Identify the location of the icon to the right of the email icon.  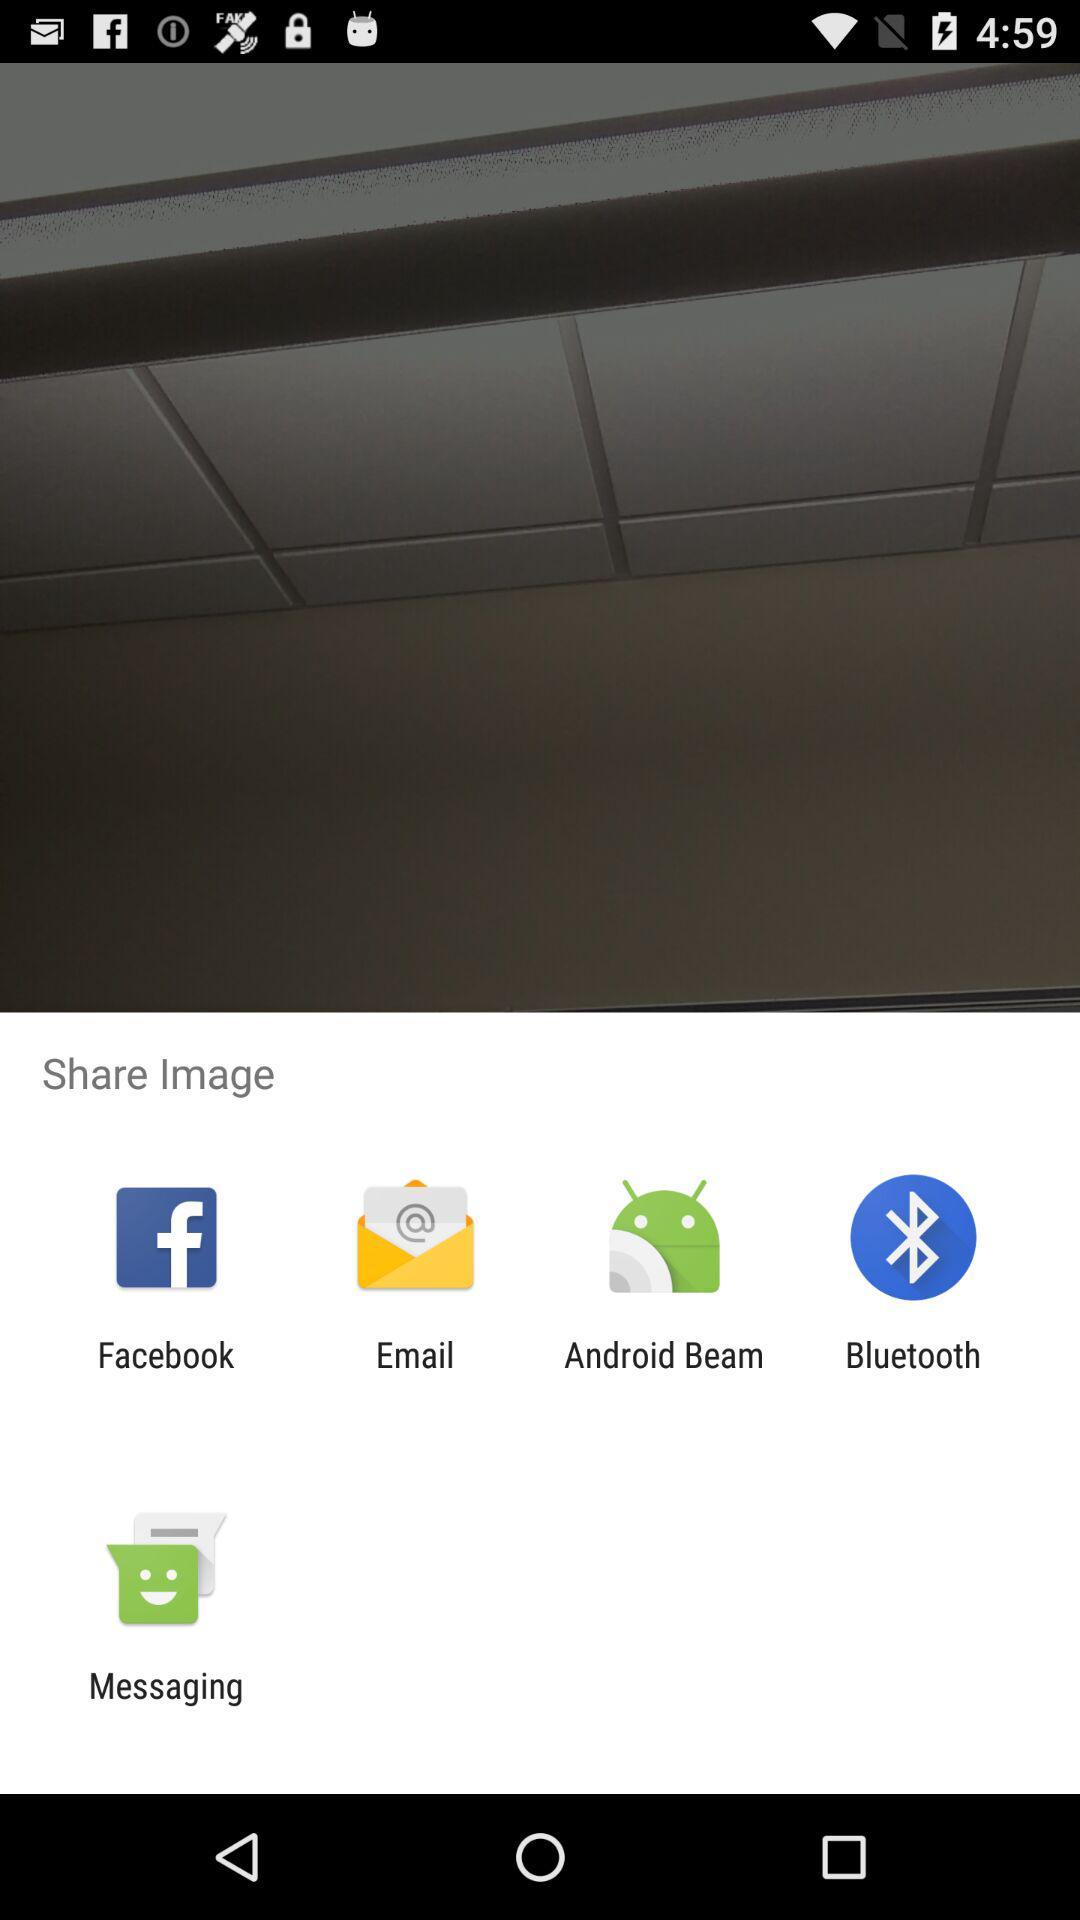
(664, 1374).